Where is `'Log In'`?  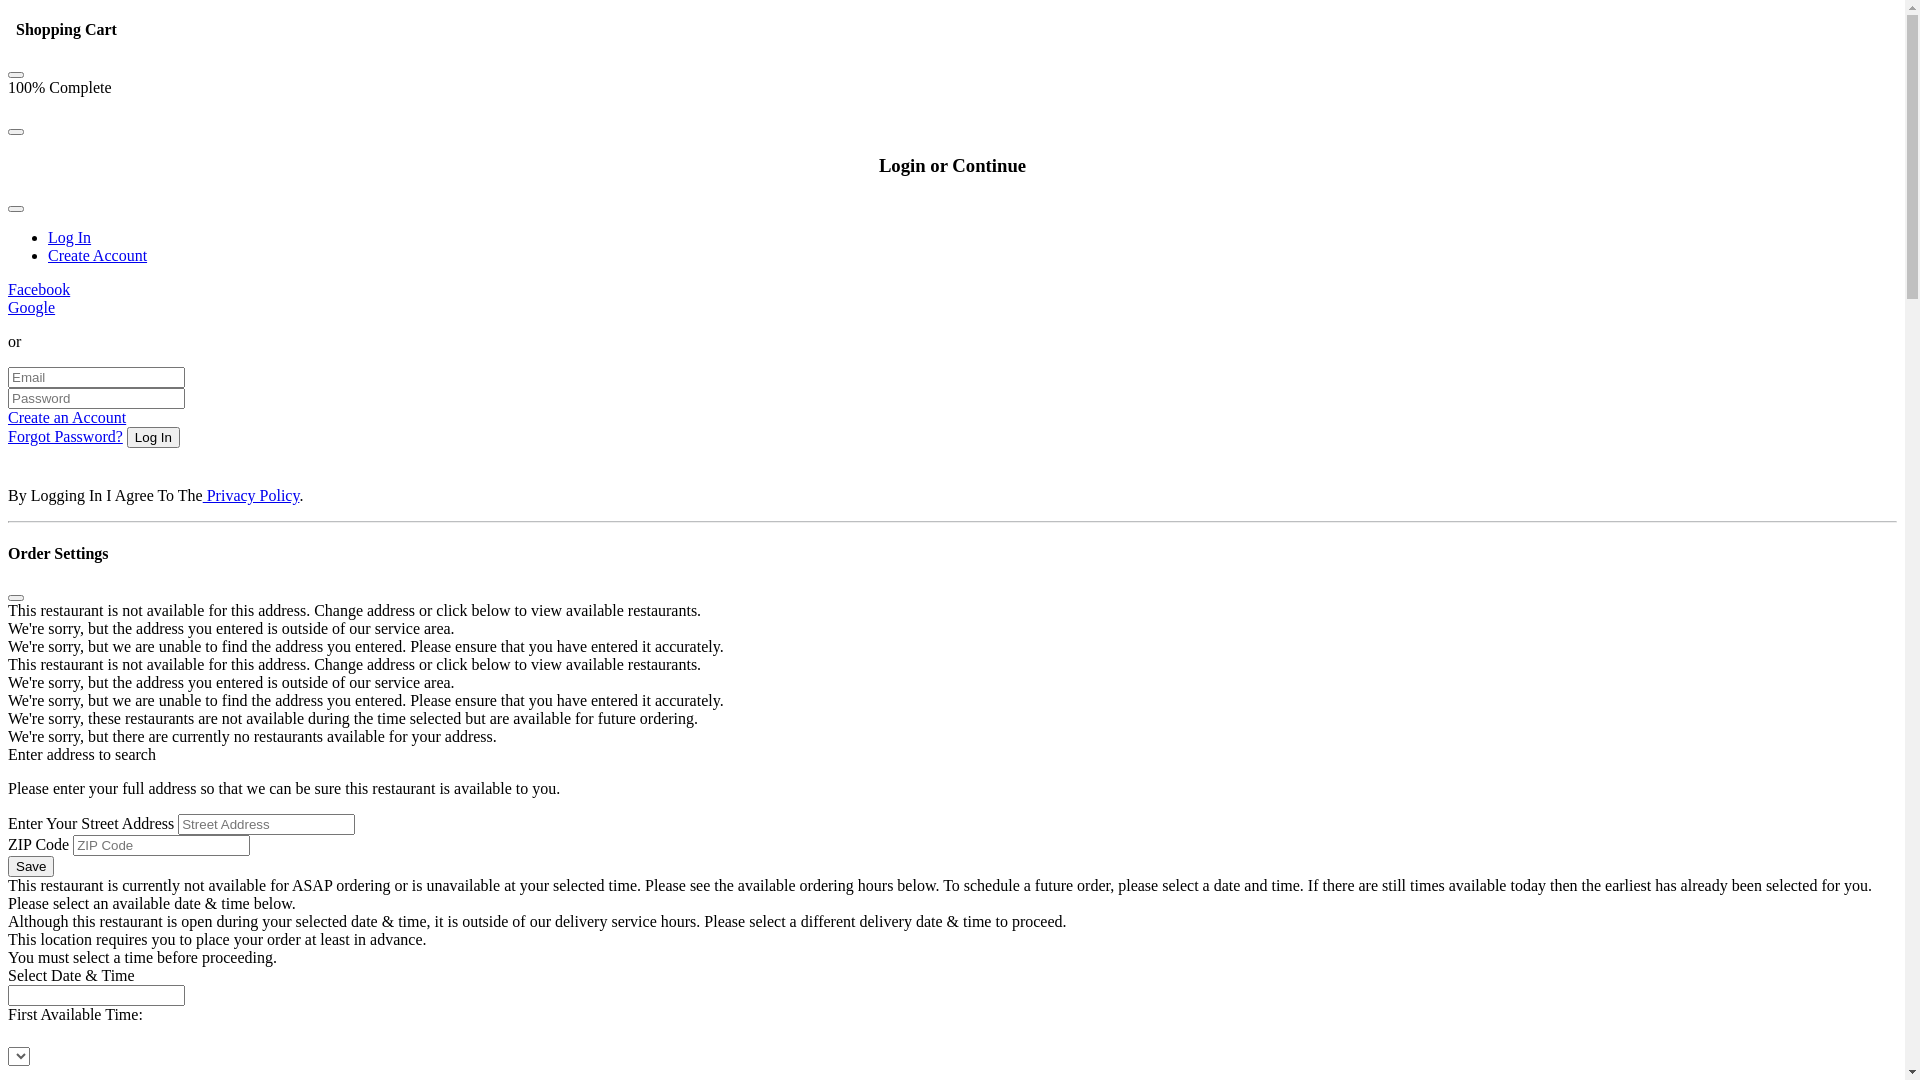
'Log In' is located at coordinates (69, 236).